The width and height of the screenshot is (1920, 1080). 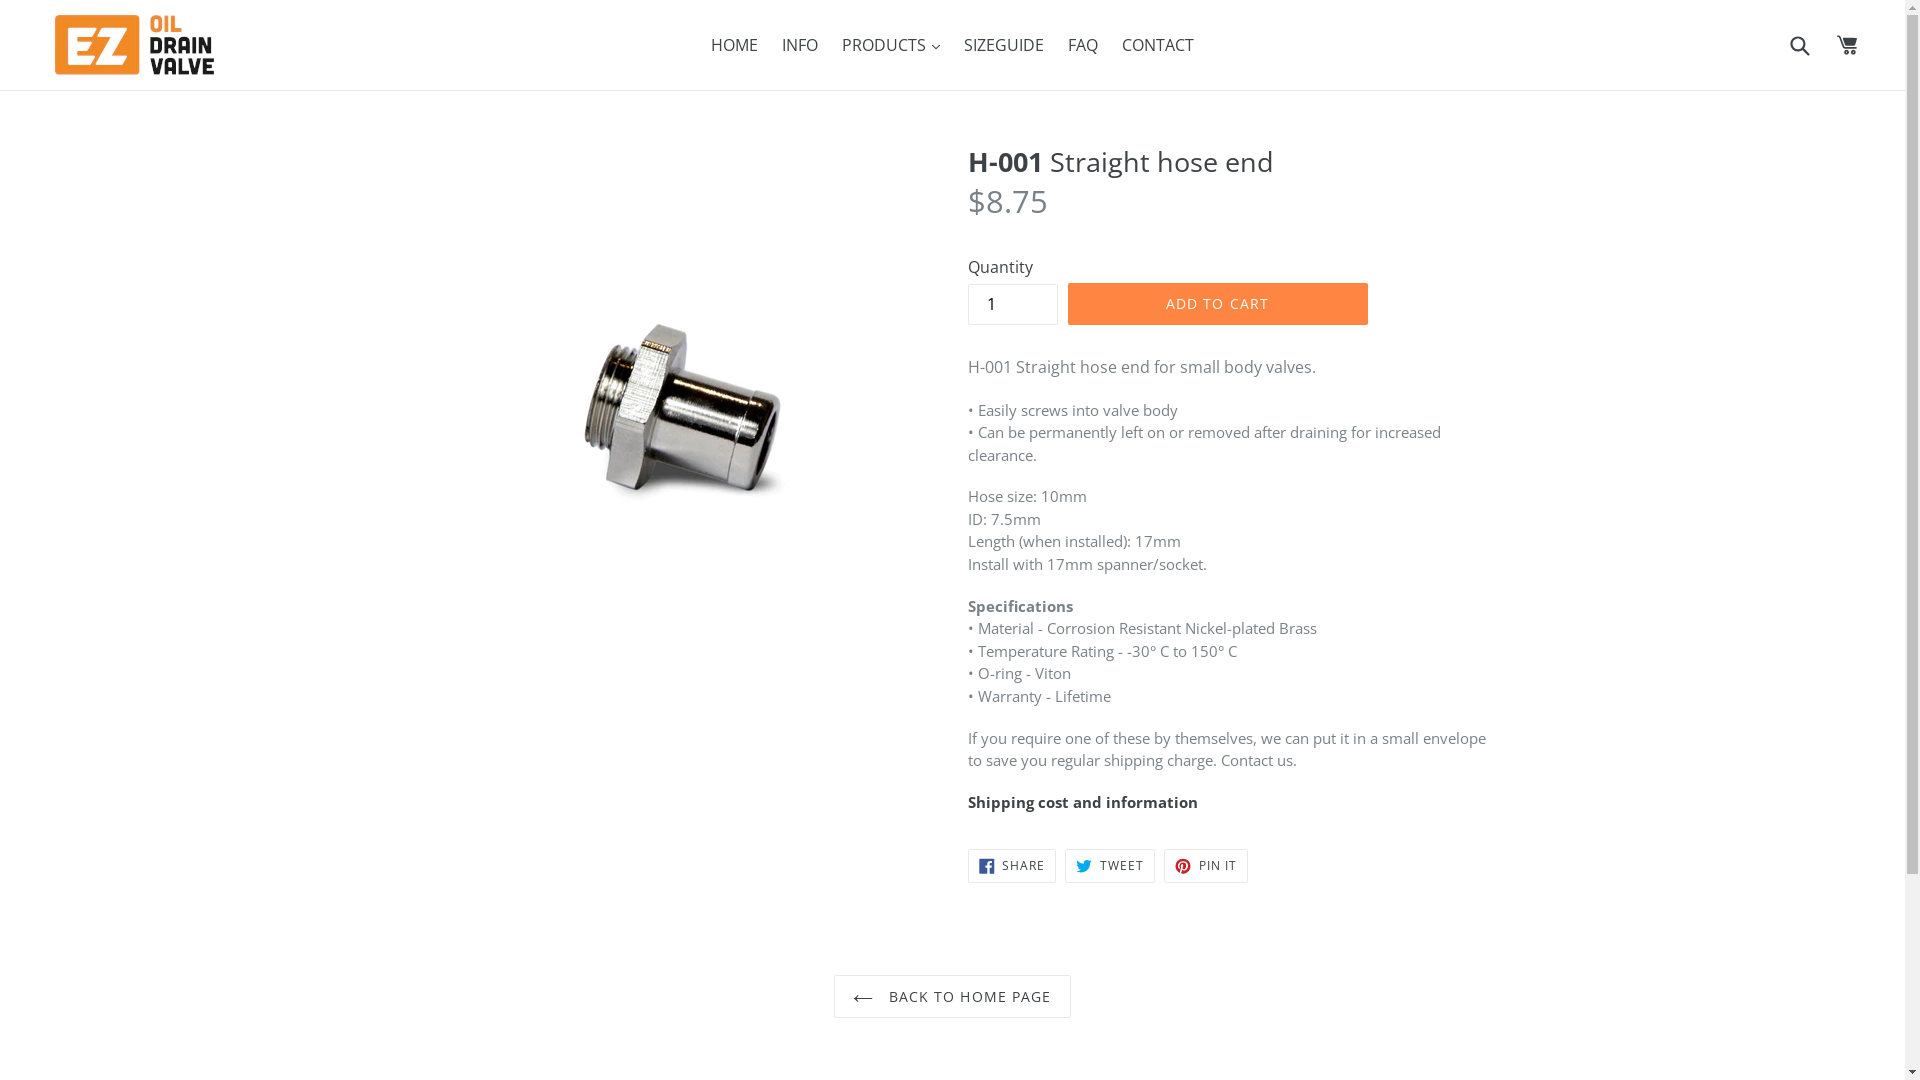 I want to click on 'FAQ', so click(x=1082, y=45).